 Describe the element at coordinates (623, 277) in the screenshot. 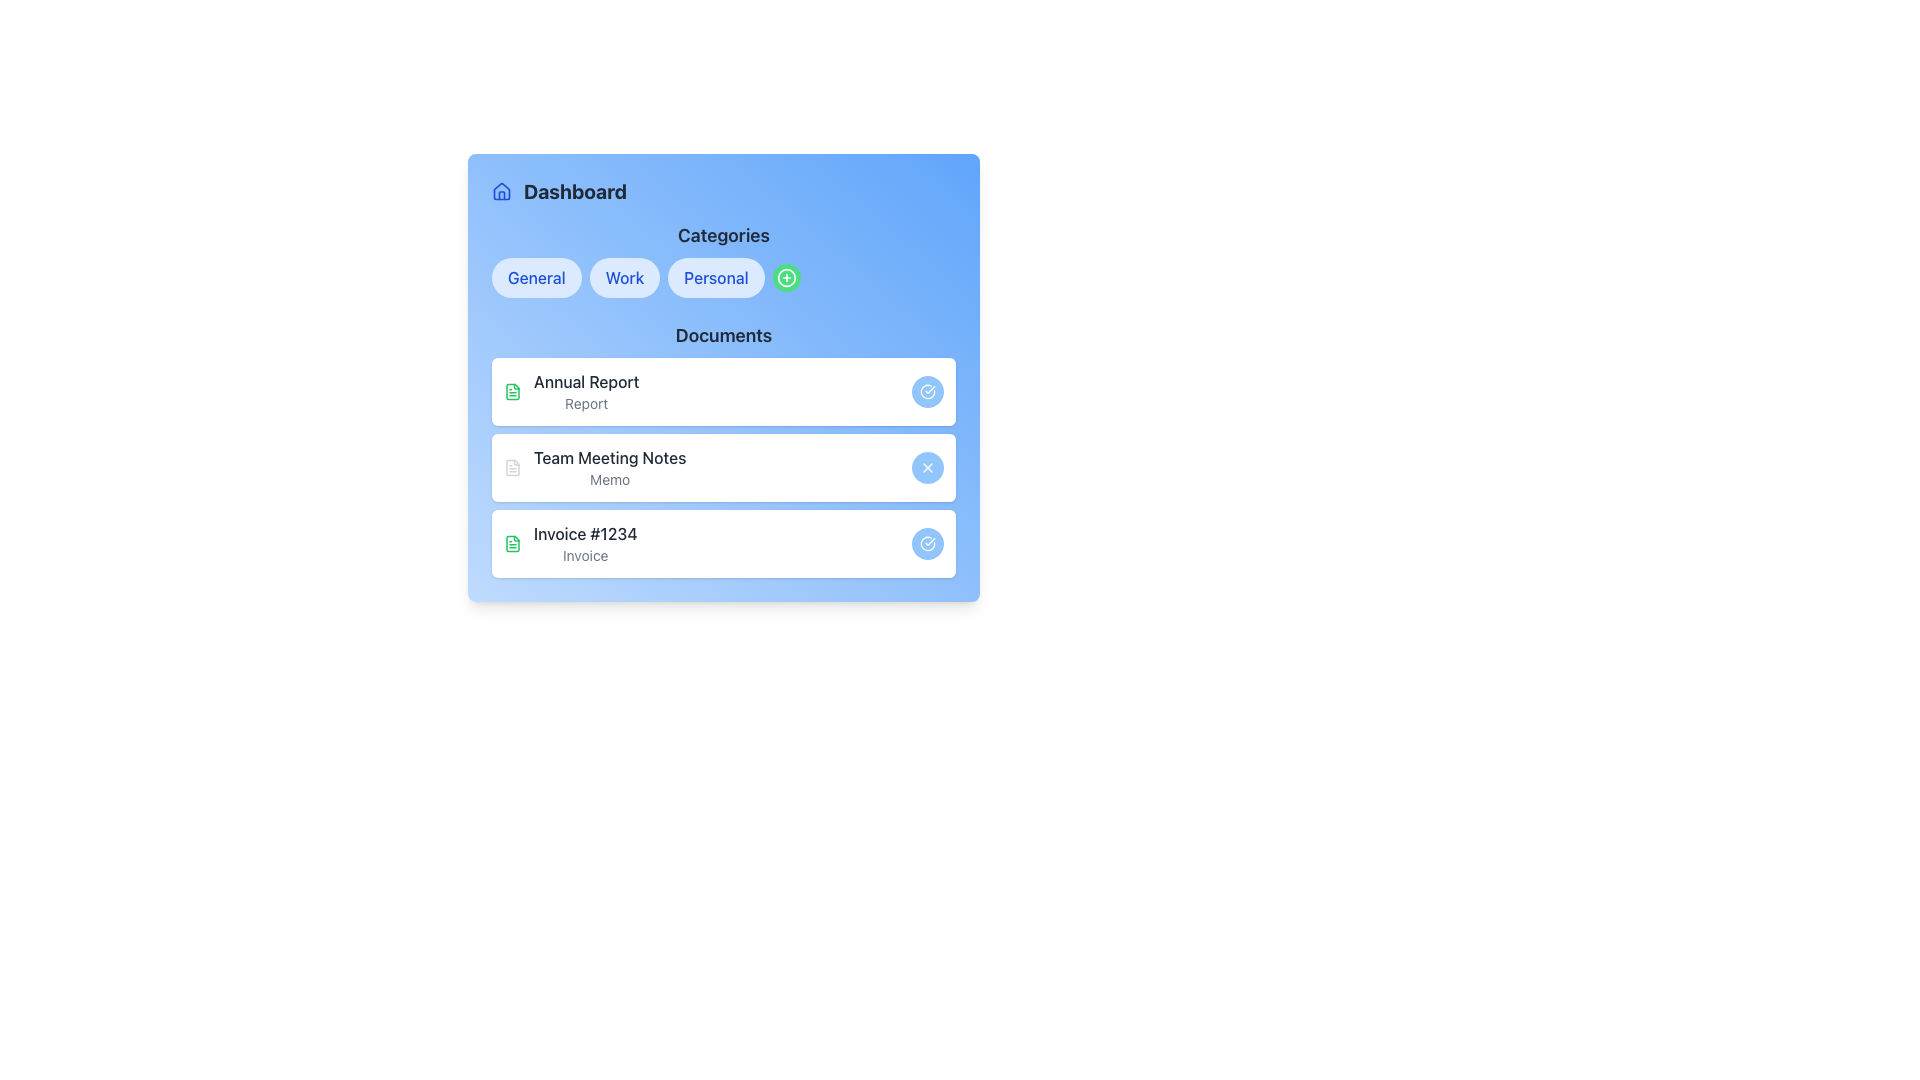

I see `the pill-shaped button labeled 'Work' with a blue background` at that location.